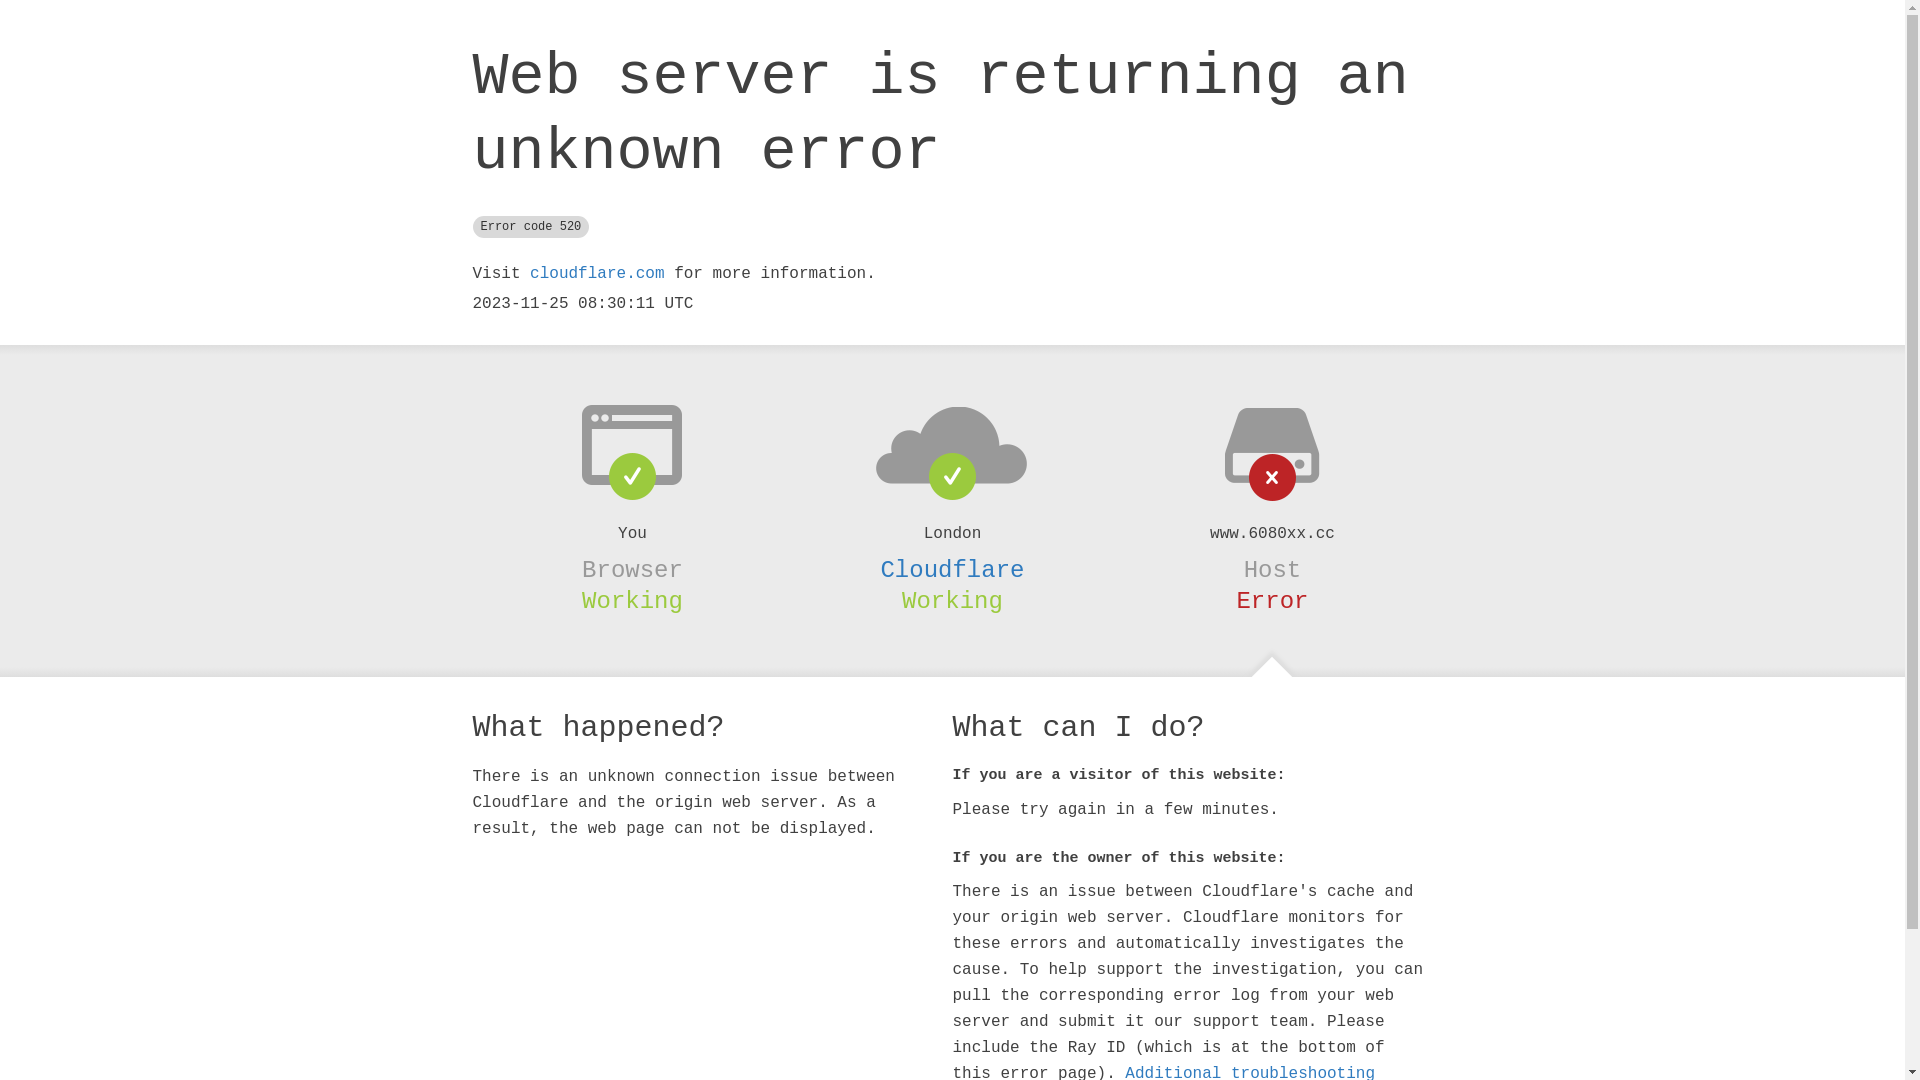 This screenshot has width=1920, height=1080. Describe the element at coordinates (595, 273) in the screenshot. I see `'cloudflare.com'` at that location.